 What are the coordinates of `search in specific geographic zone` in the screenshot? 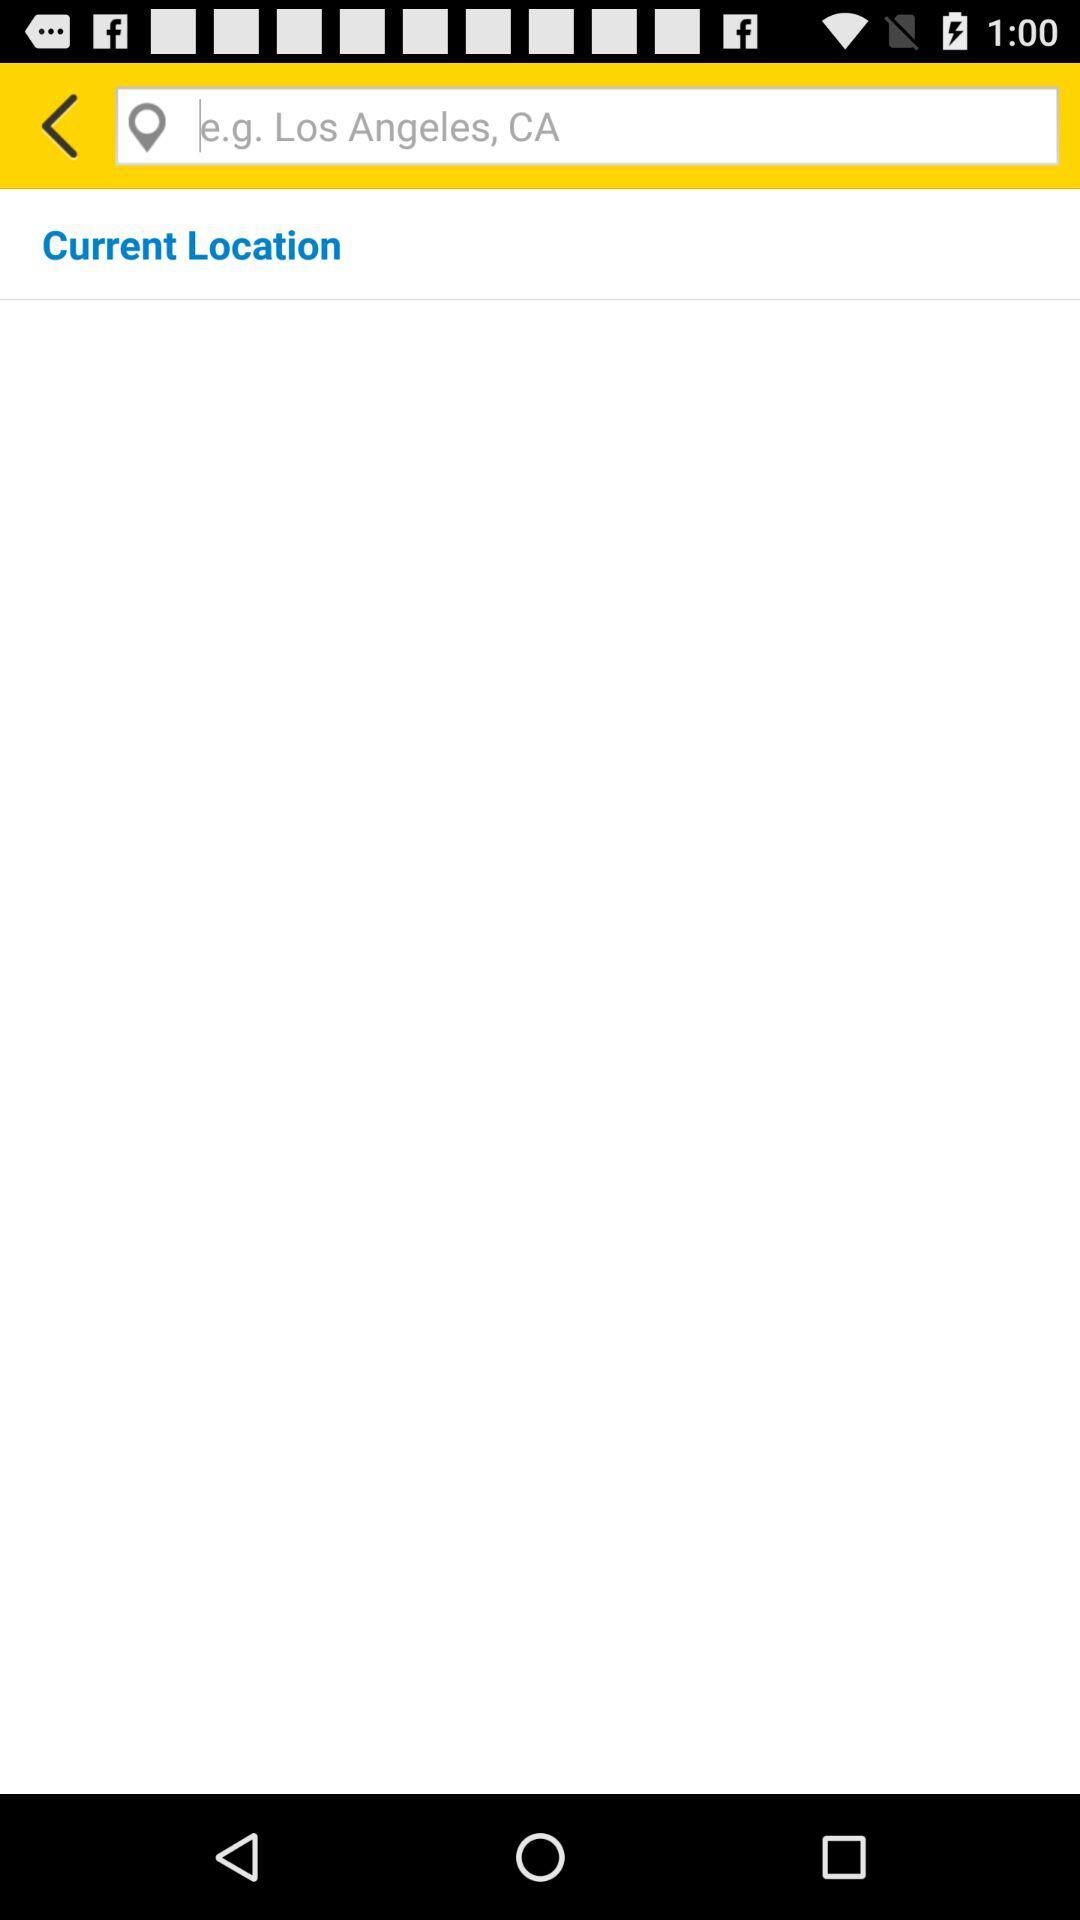 It's located at (586, 124).